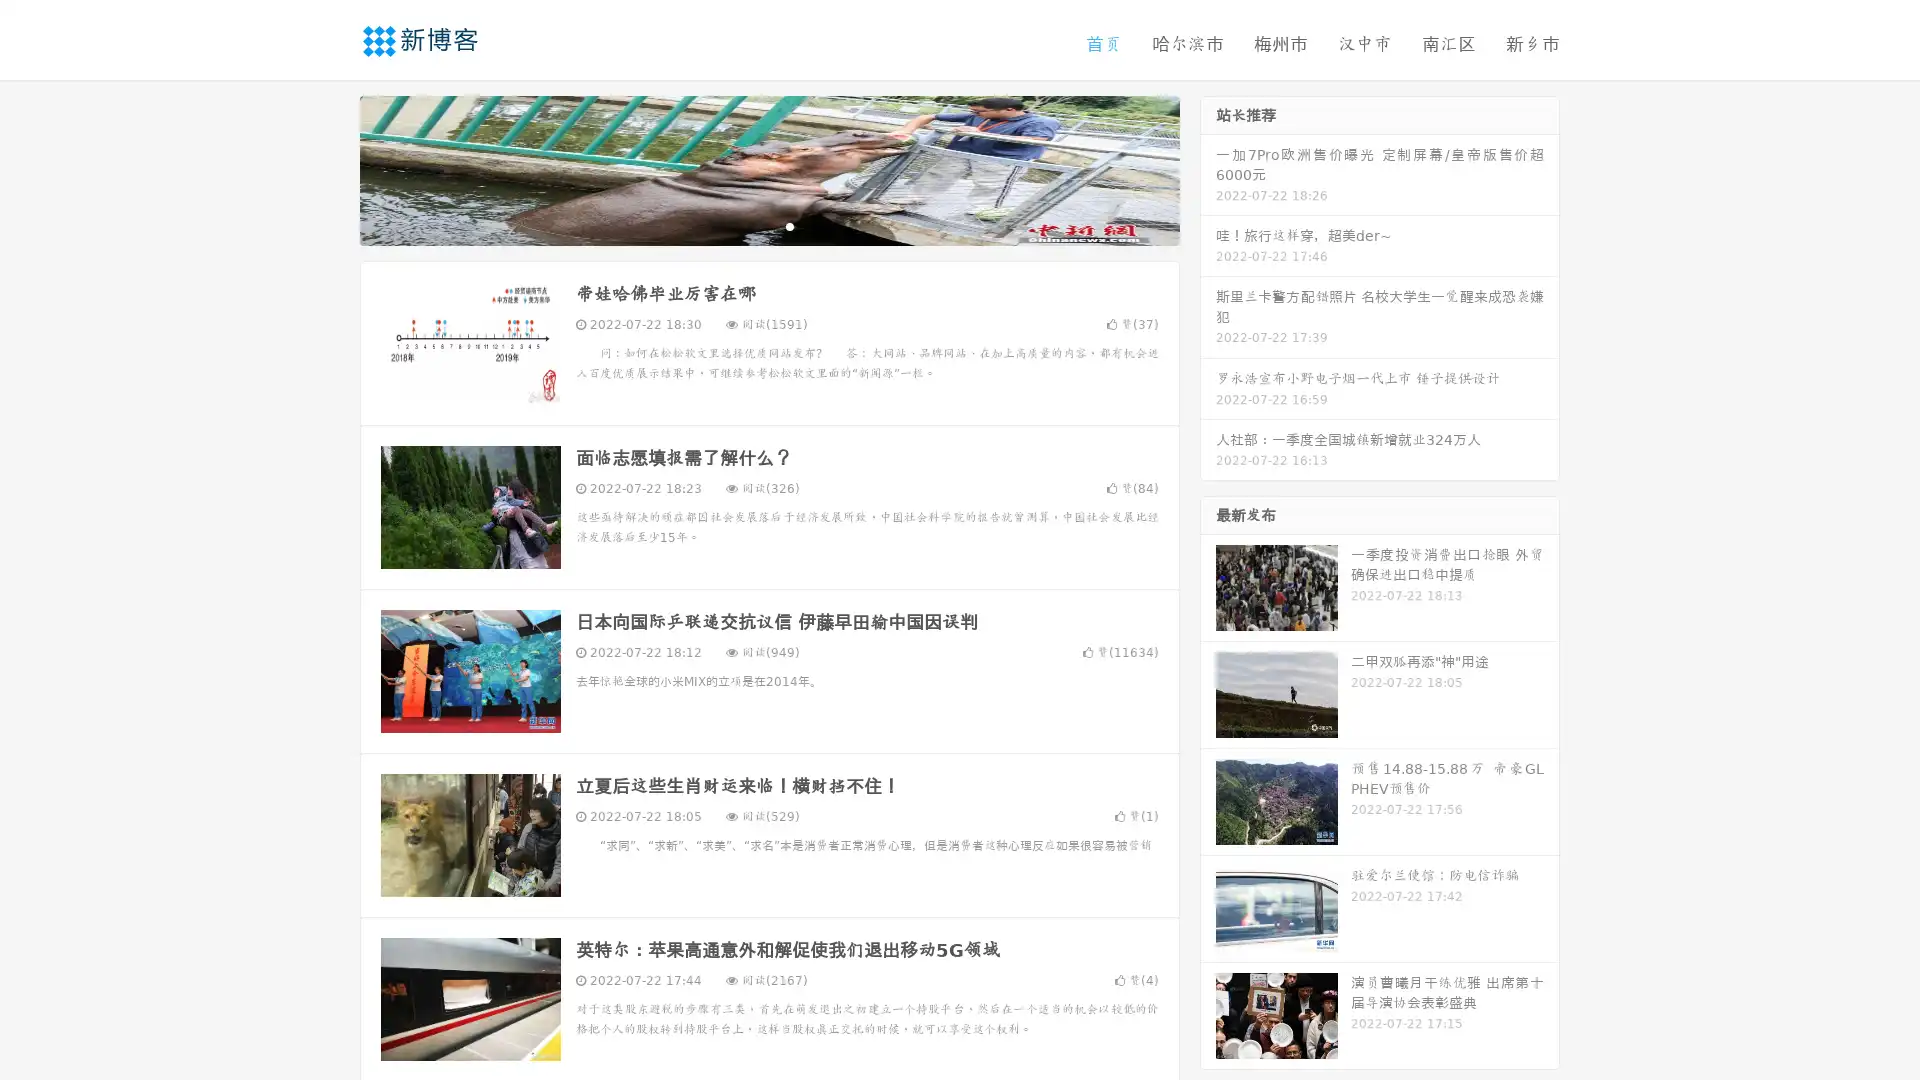 Image resolution: width=1920 pixels, height=1080 pixels. What do you see at coordinates (768, 225) in the screenshot?
I see `Go to slide 2` at bounding box center [768, 225].